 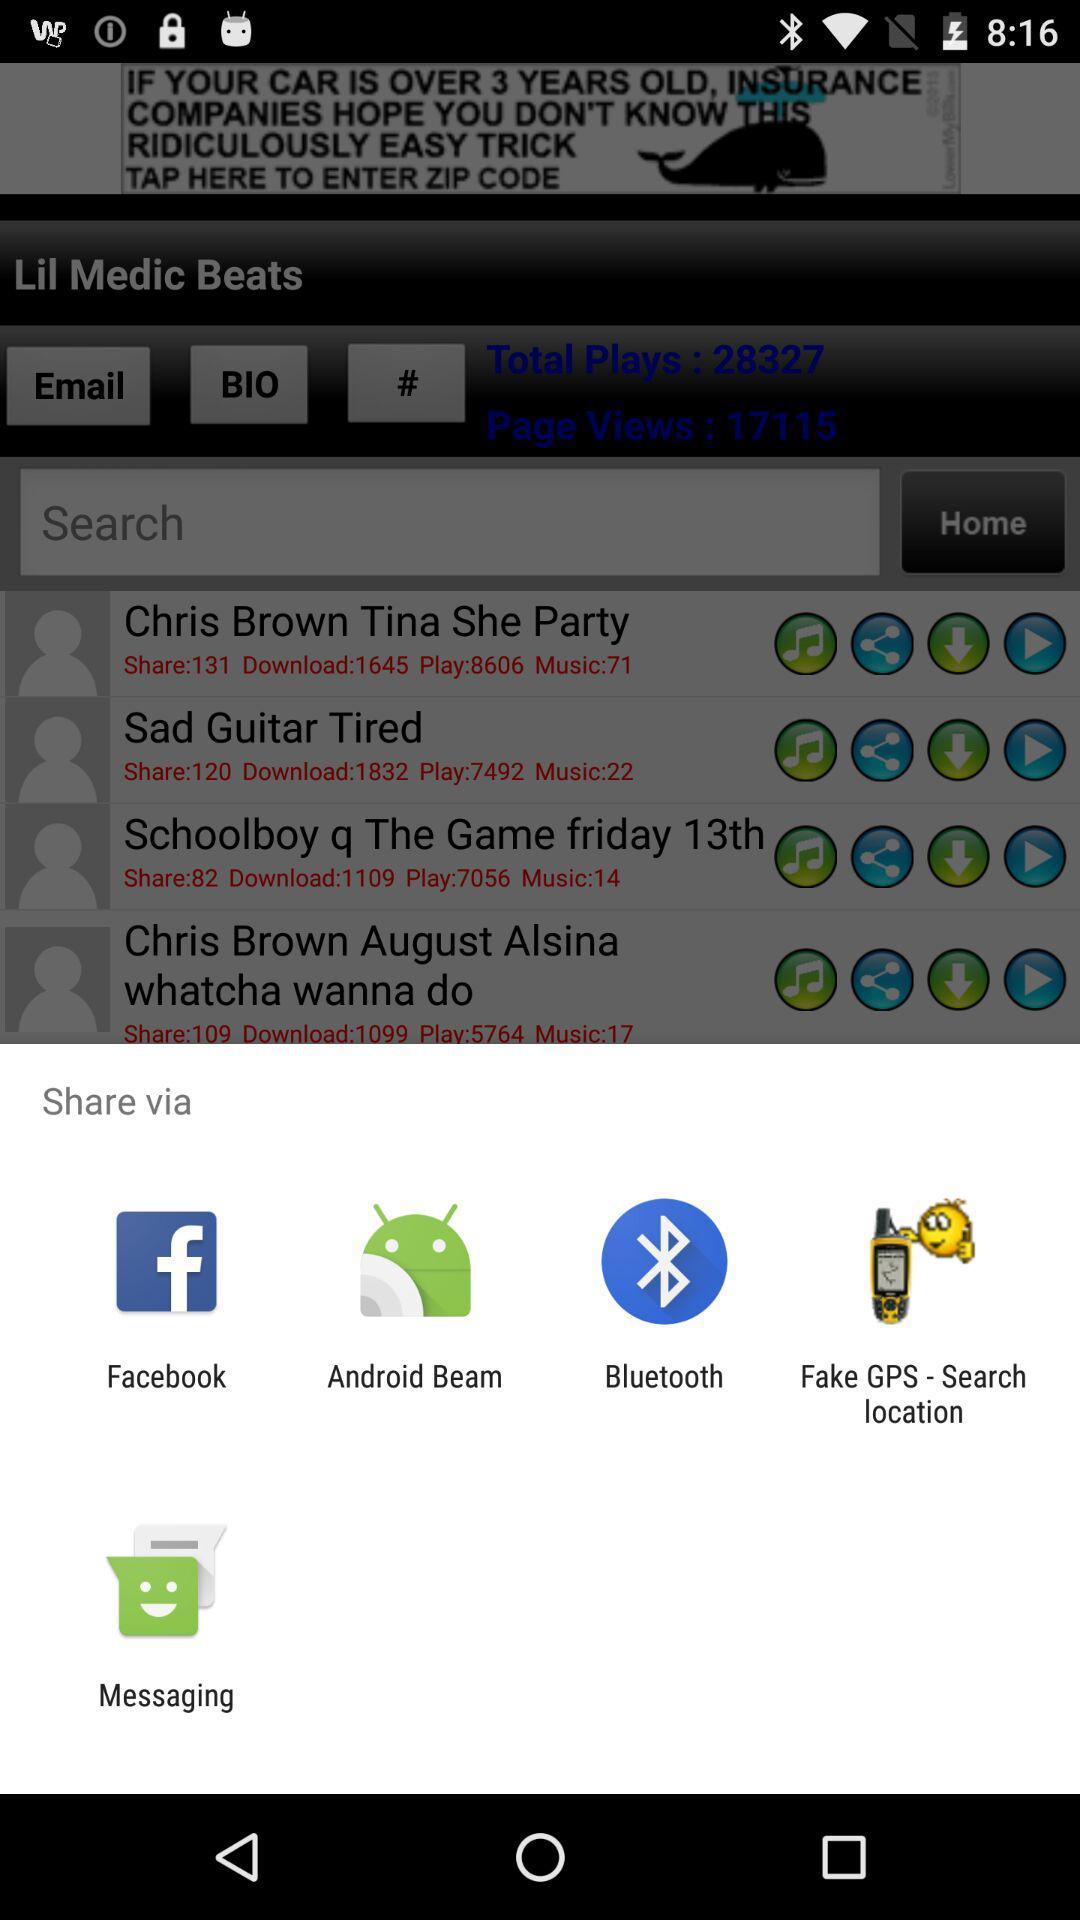 What do you see at coordinates (414, 1392) in the screenshot?
I see `item to the left of the bluetooth` at bounding box center [414, 1392].